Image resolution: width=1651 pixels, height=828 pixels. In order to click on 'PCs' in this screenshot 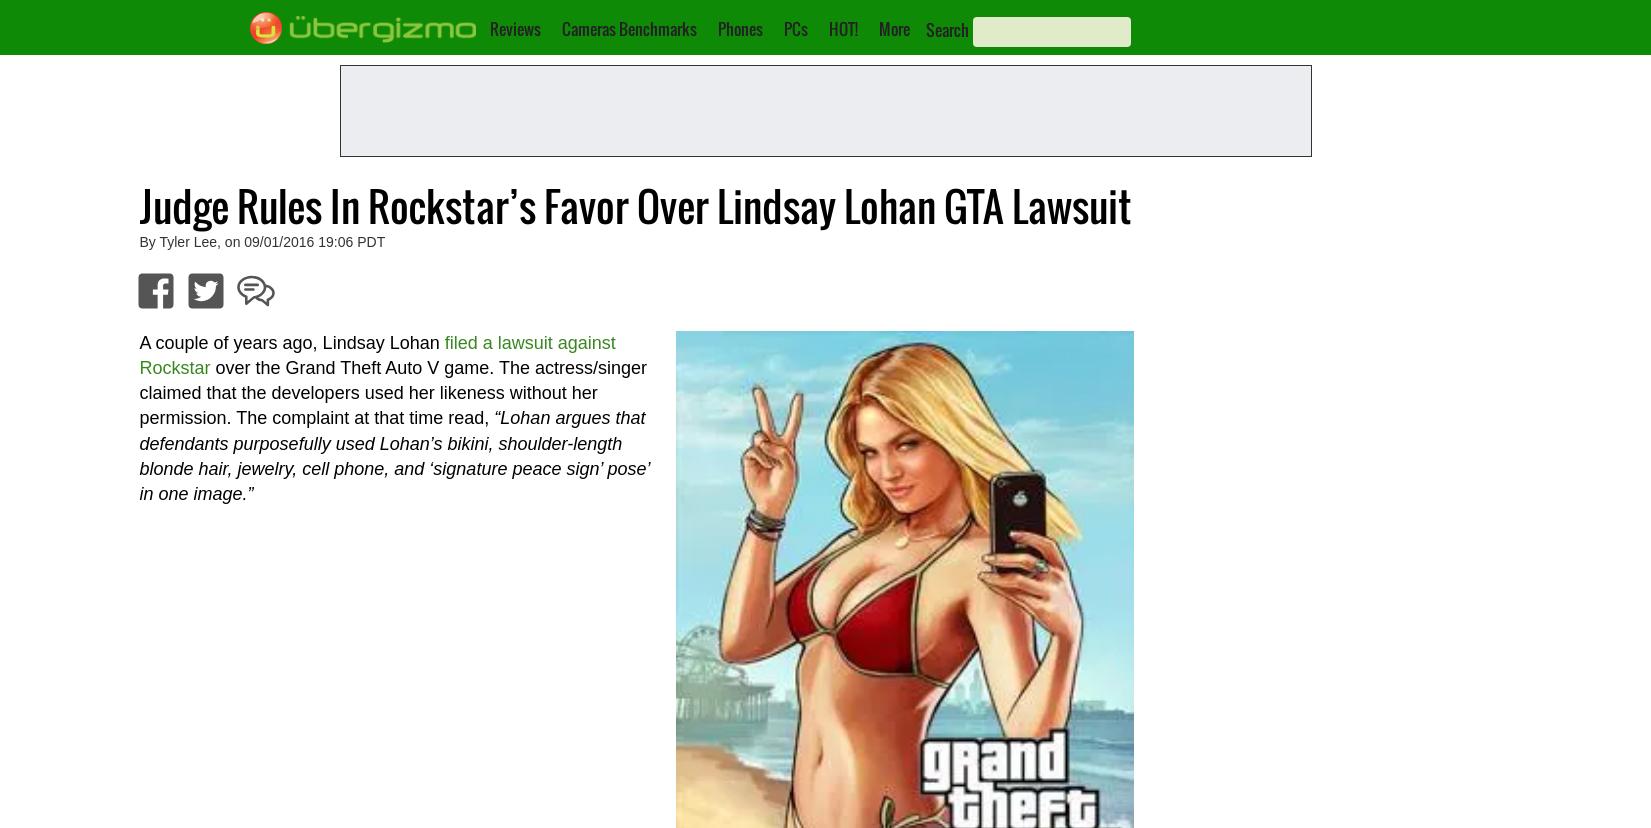, I will do `click(794, 28)`.